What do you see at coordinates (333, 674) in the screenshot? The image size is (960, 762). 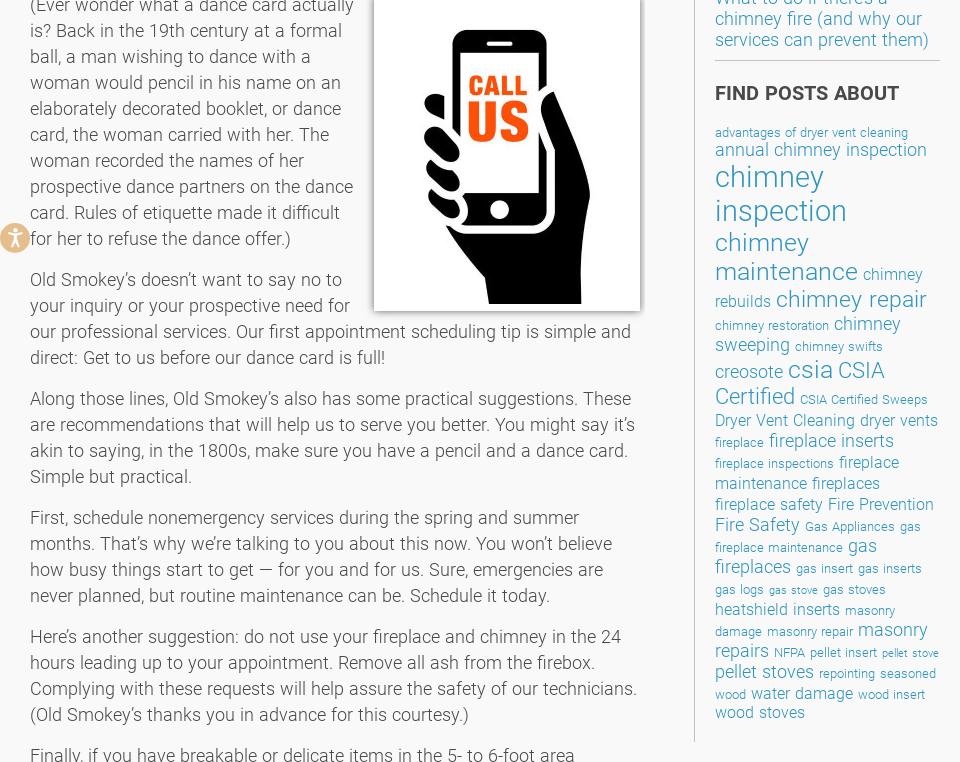 I see `'Here’s another suggestion: do not use your fireplace and chimney in the 24 hours leading up to your appointment. Remove all ash from the firebox. Complying with these requests will help assure the safety of our technicians. (Old Smokey’s thanks you in advance for this courtesy.)'` at bounding box center [333, 674].